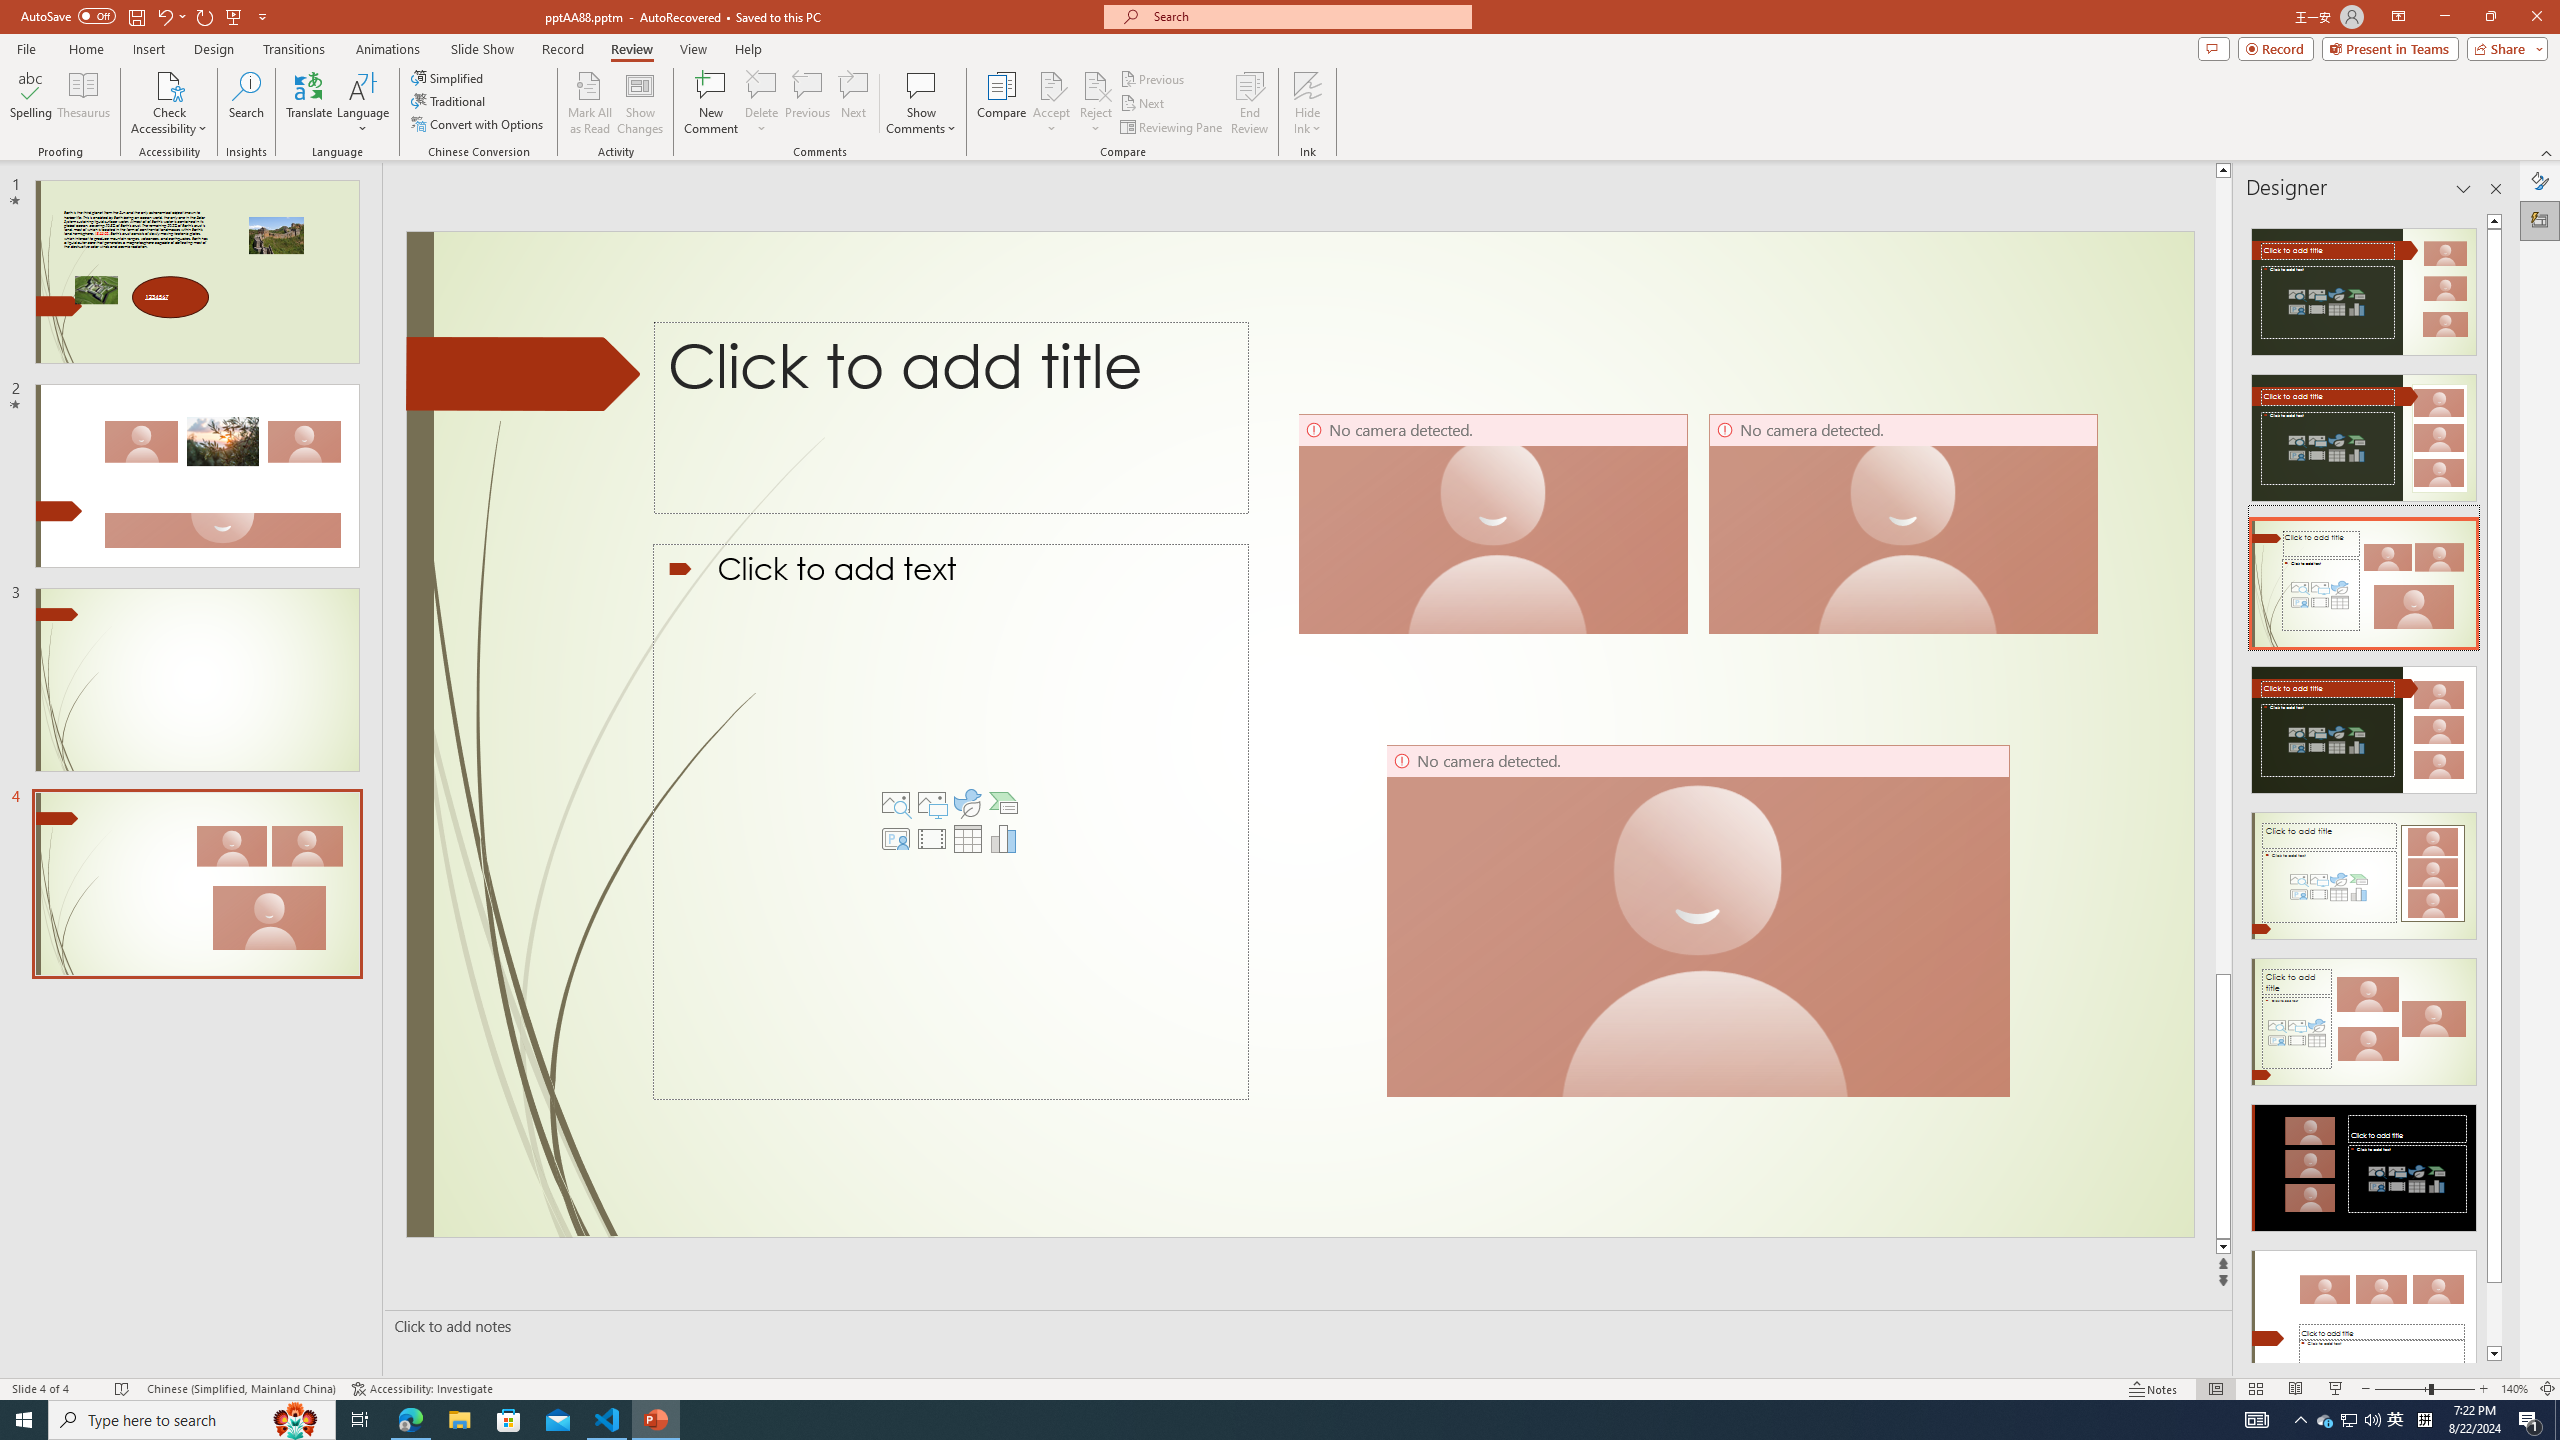 This screenshot has height=1440, width=2560. What do you see at coordinates (1051, 84) in the screenshot?
I see `'Accept Change'` at bounding box center [1051, 84].